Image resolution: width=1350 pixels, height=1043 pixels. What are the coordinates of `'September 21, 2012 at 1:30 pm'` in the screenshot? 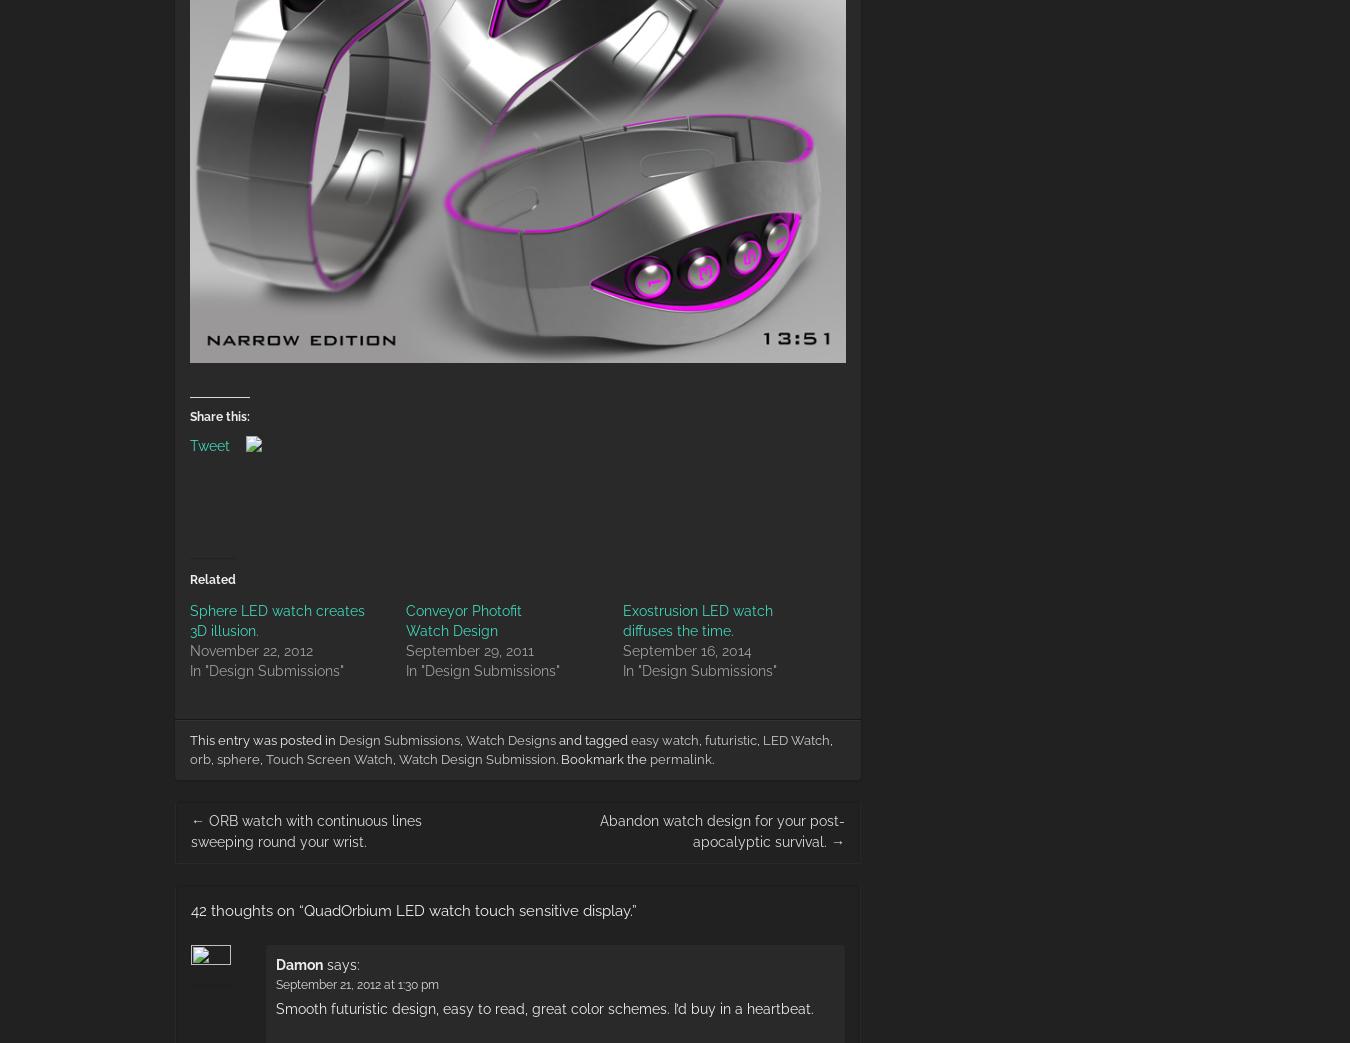 It's located at (274, 983).